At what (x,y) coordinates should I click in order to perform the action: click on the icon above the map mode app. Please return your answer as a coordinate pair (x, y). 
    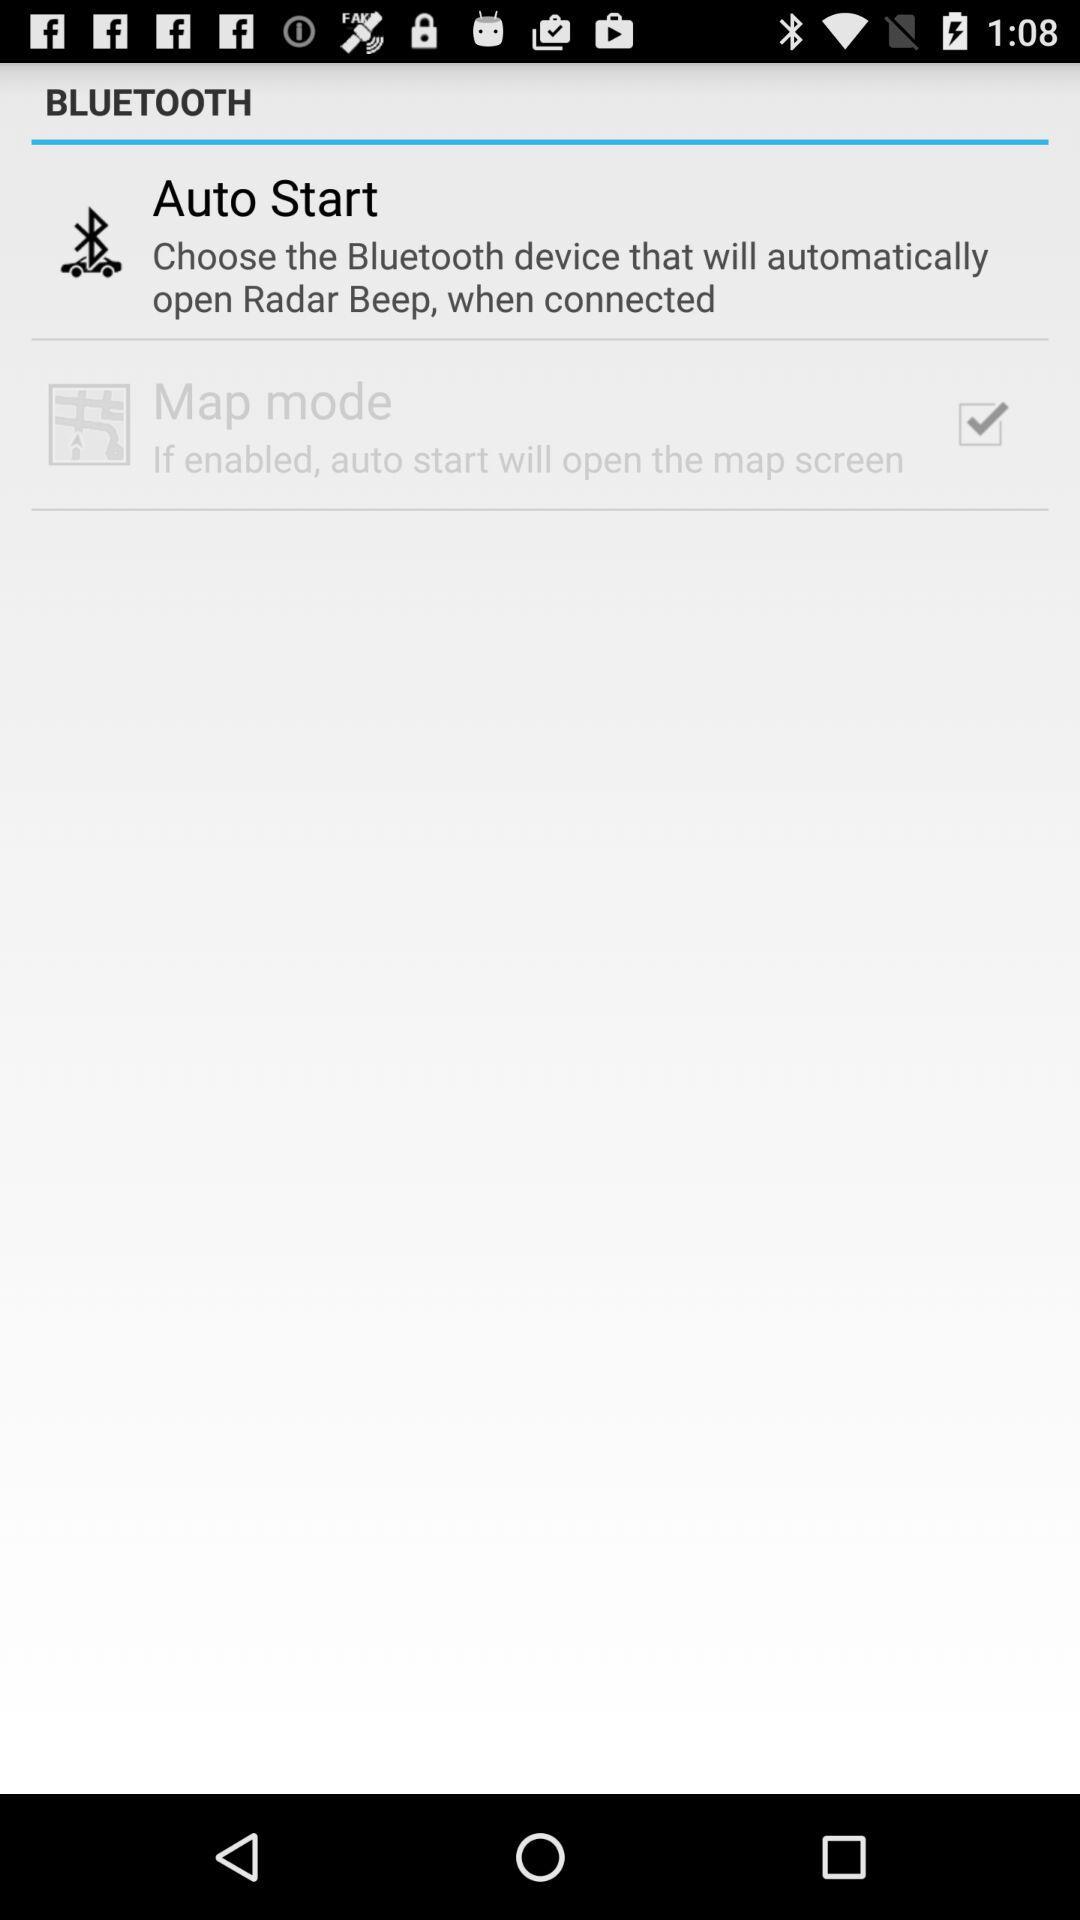
    Looking at the image, I should click on (579, 275).